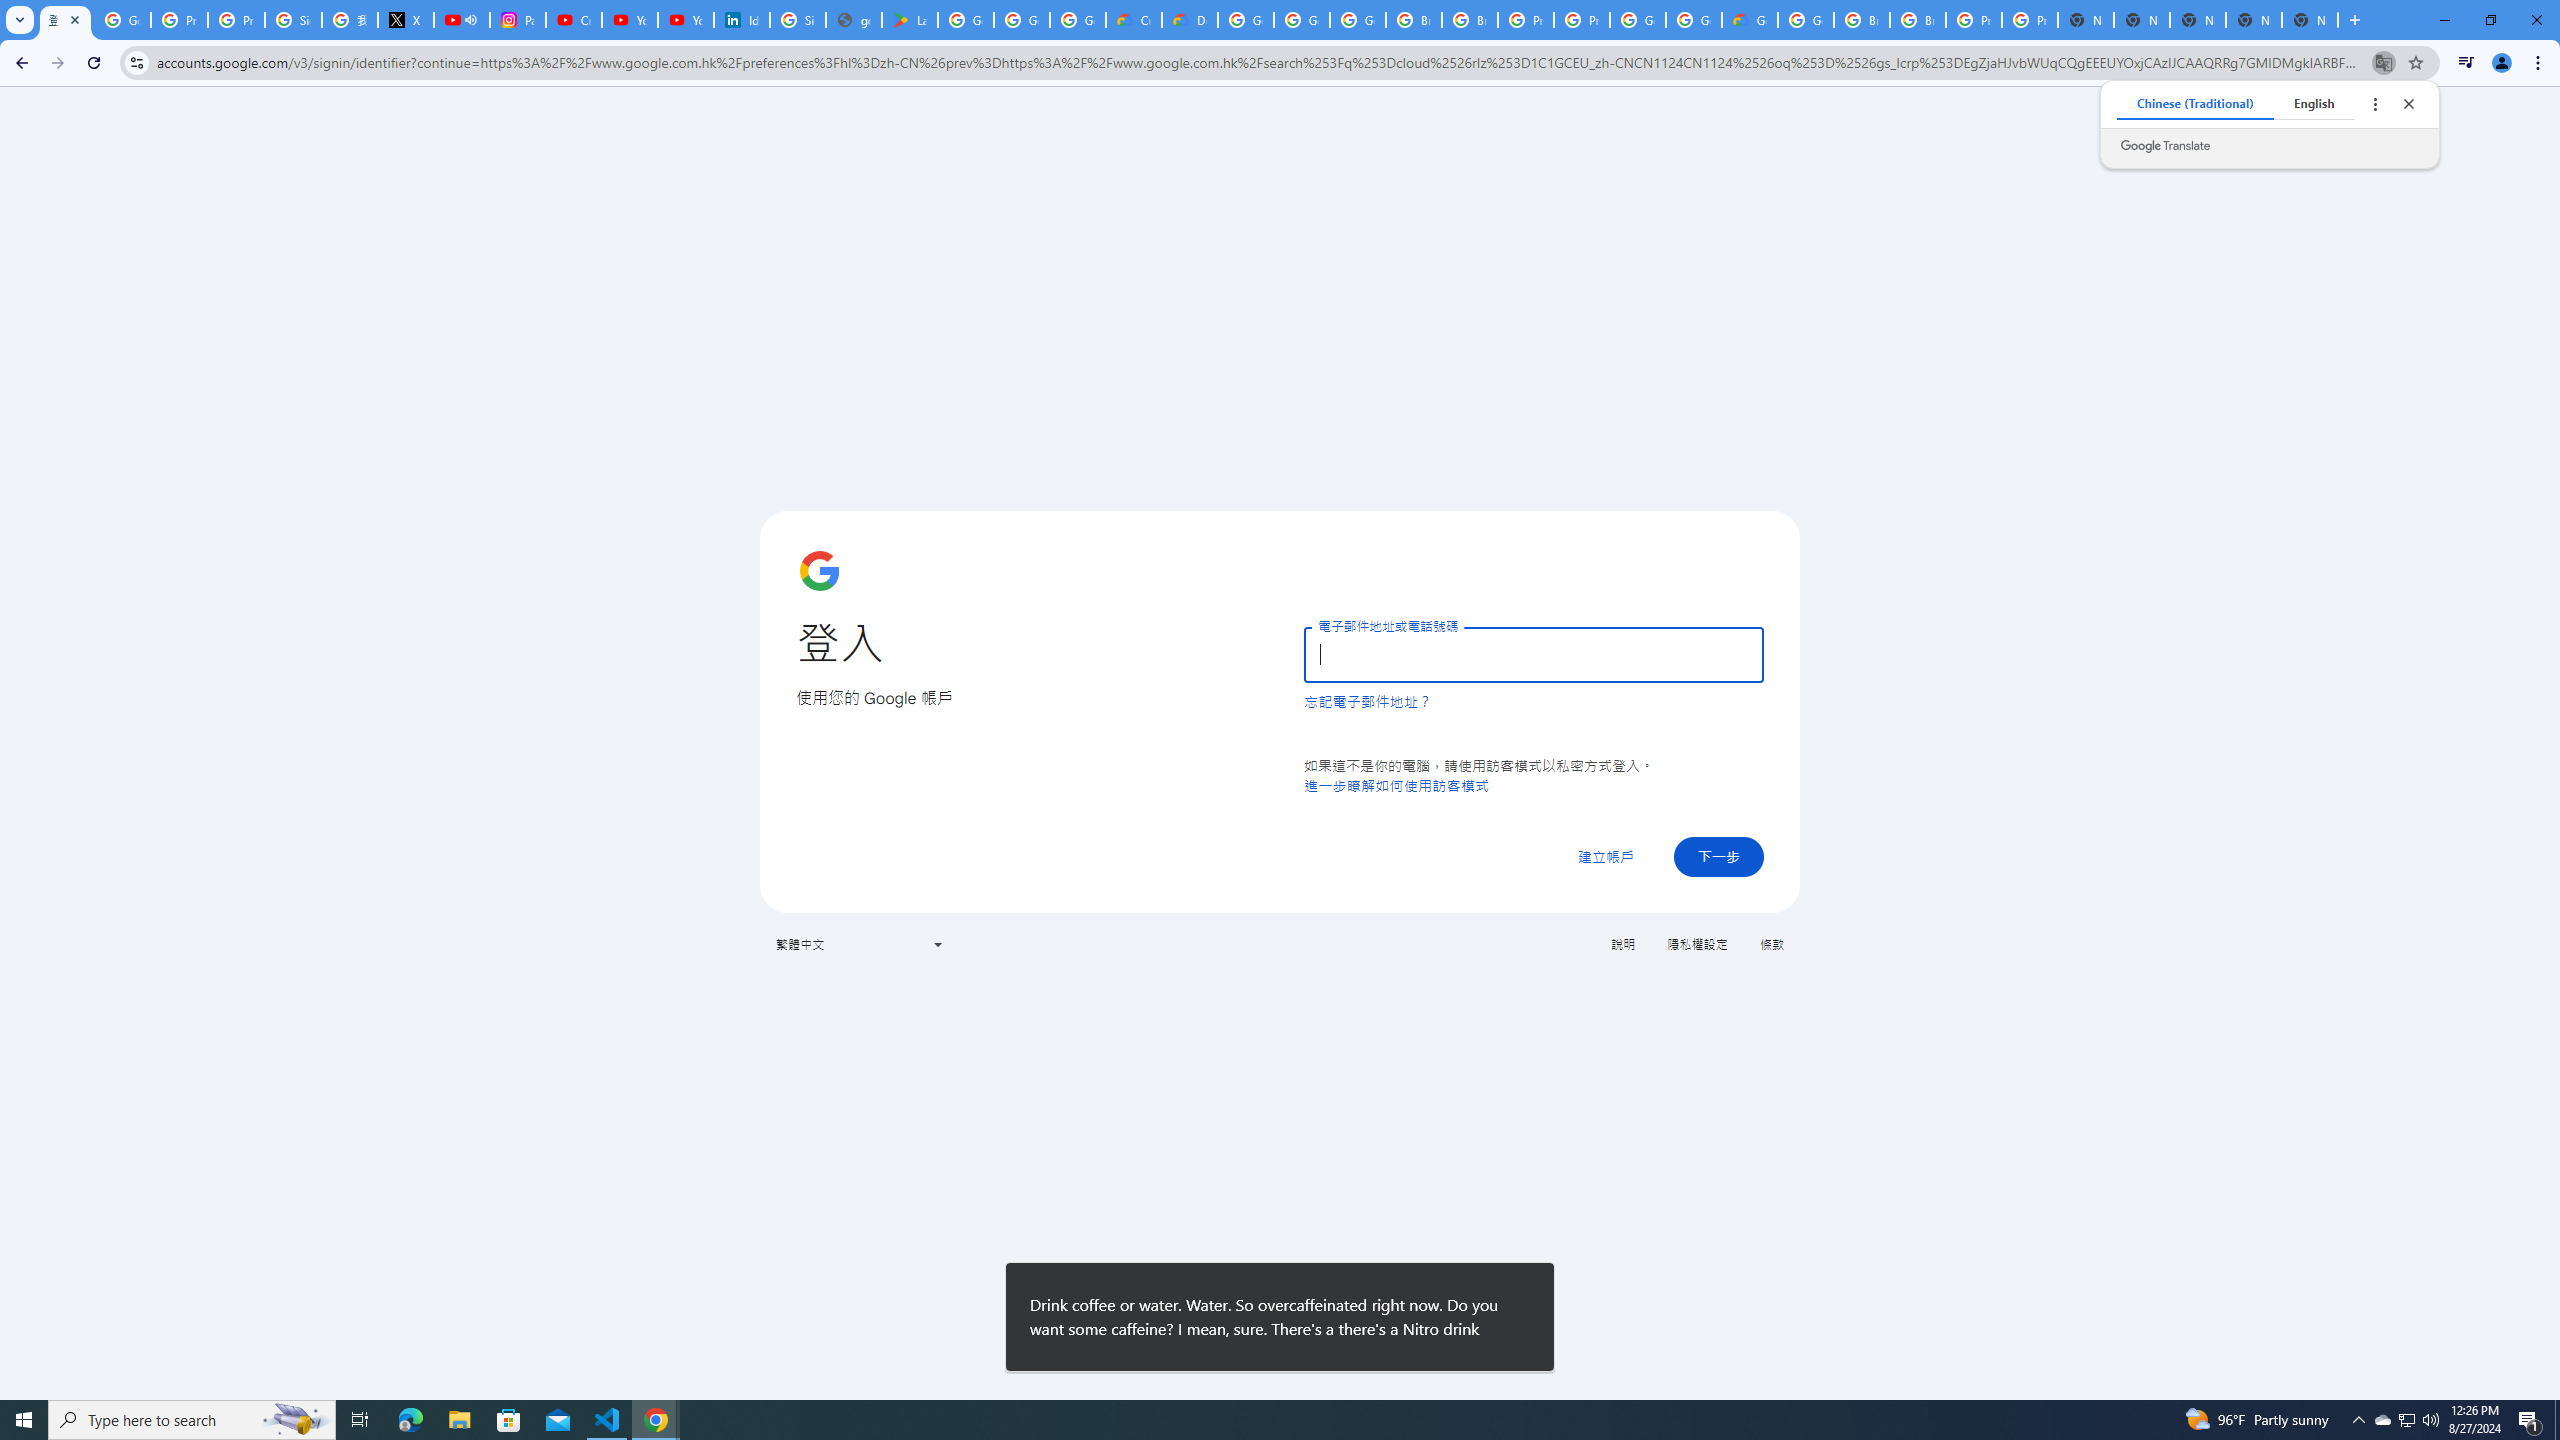 The image size is (2560, 1440). What do you see at coordinates (470, 19) in the screenshot?
I see `'Mute tab'` at bounding box center [470, 19].